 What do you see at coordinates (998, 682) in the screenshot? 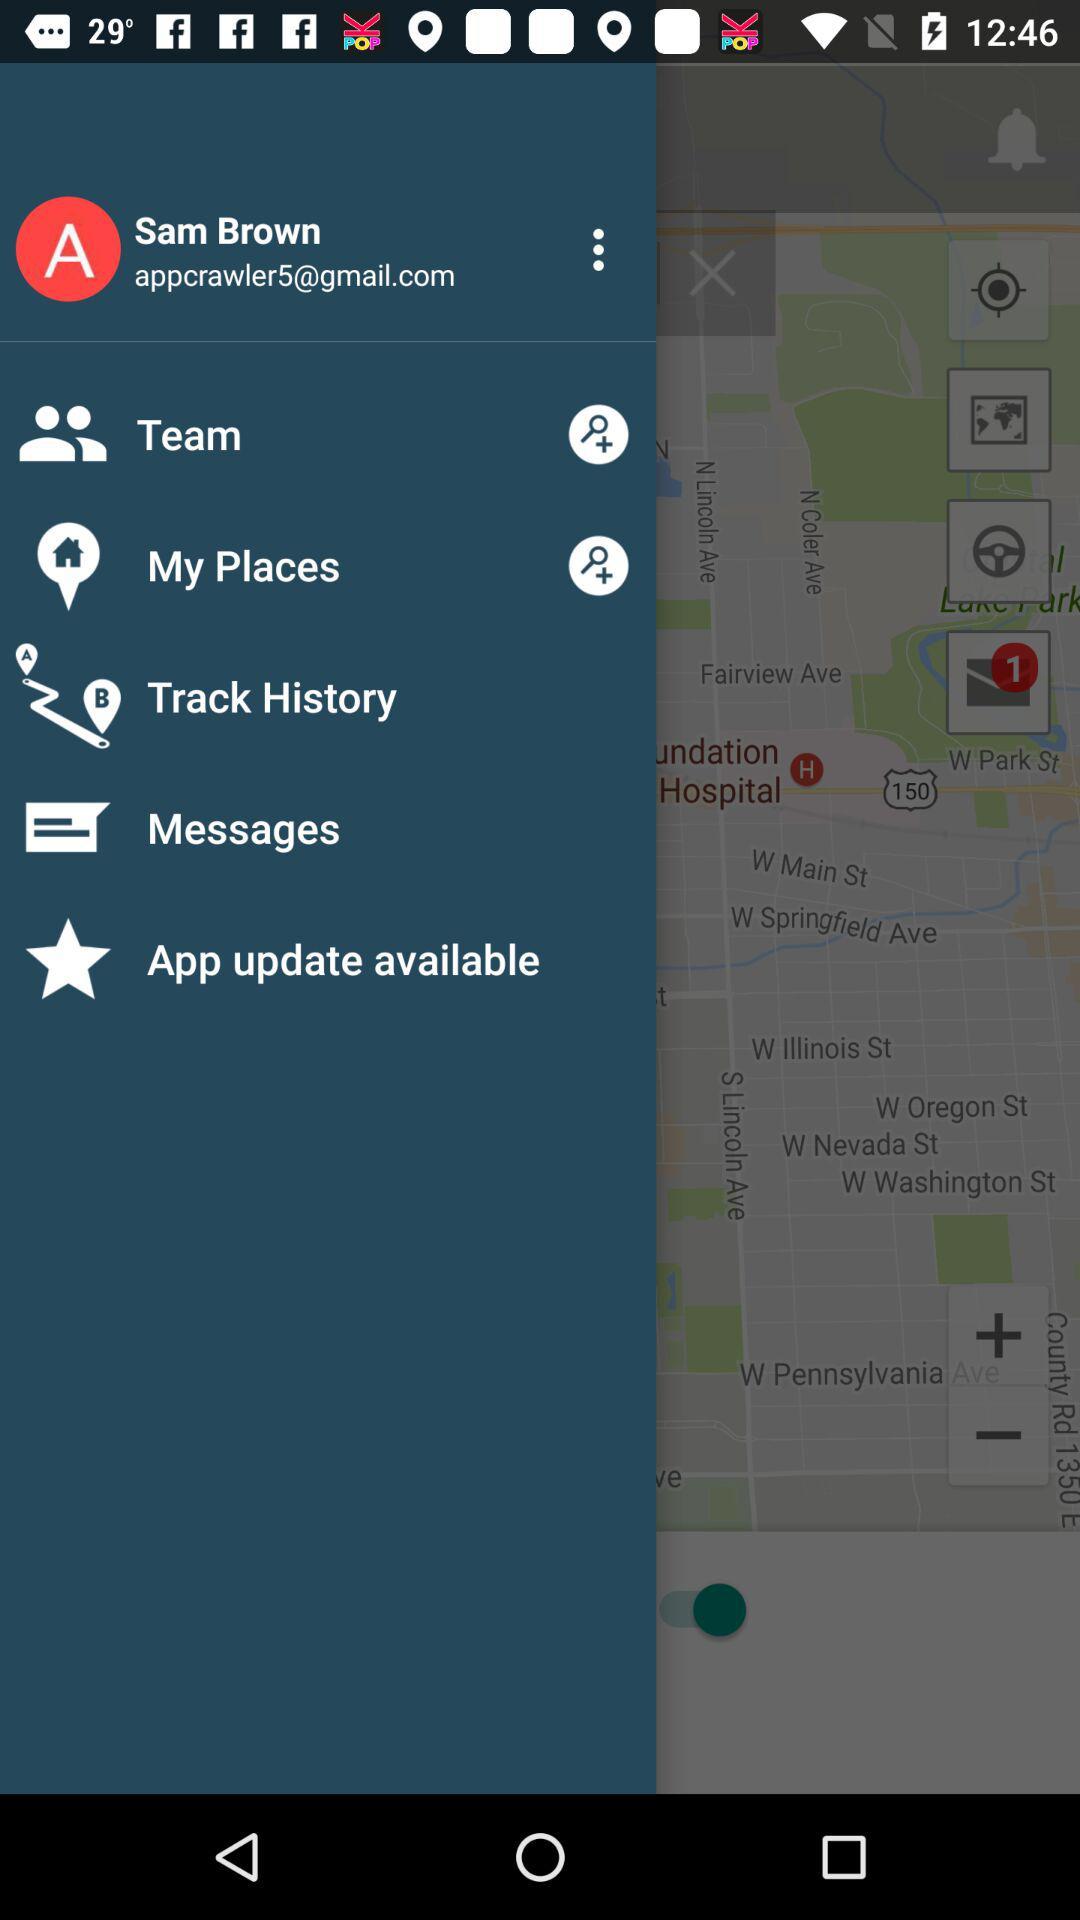
I see `the email icon` at bounding box center [998, 682].